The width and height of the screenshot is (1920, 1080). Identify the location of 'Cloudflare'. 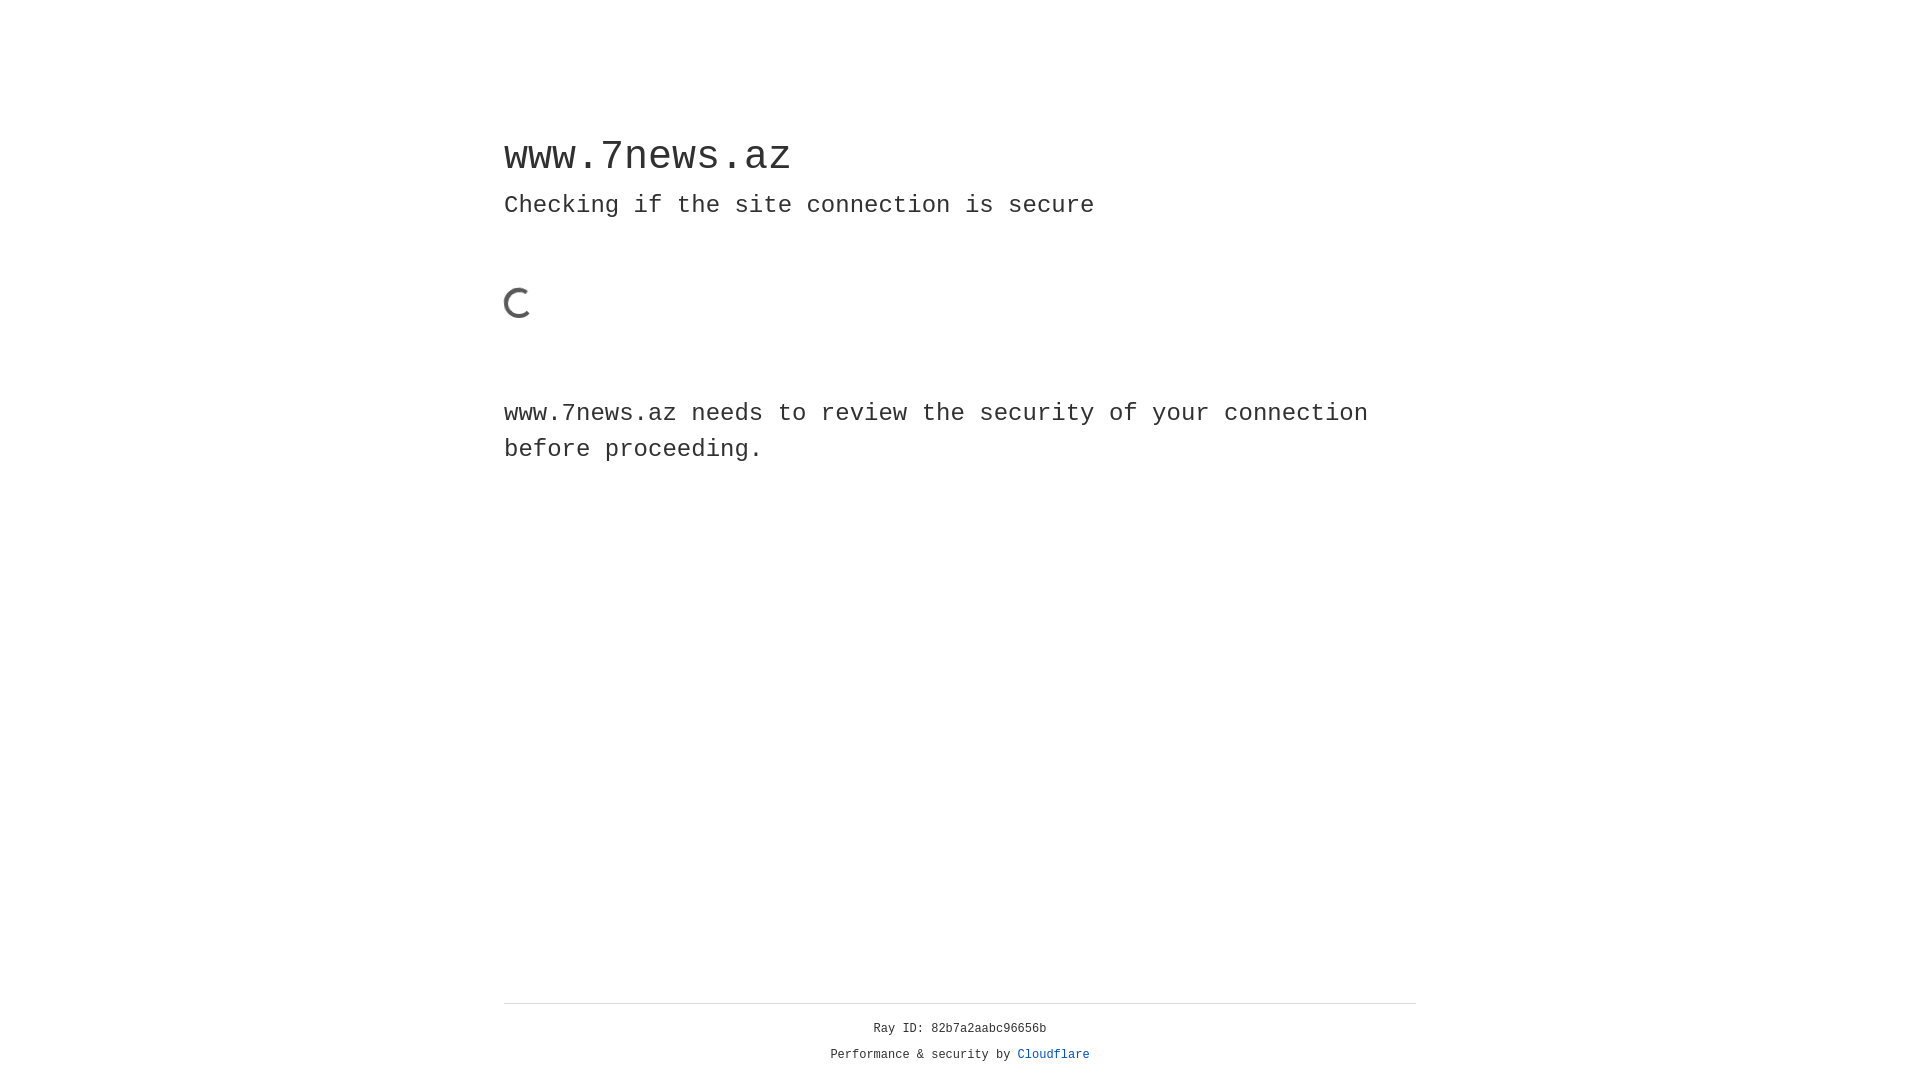
(1053, 1054).